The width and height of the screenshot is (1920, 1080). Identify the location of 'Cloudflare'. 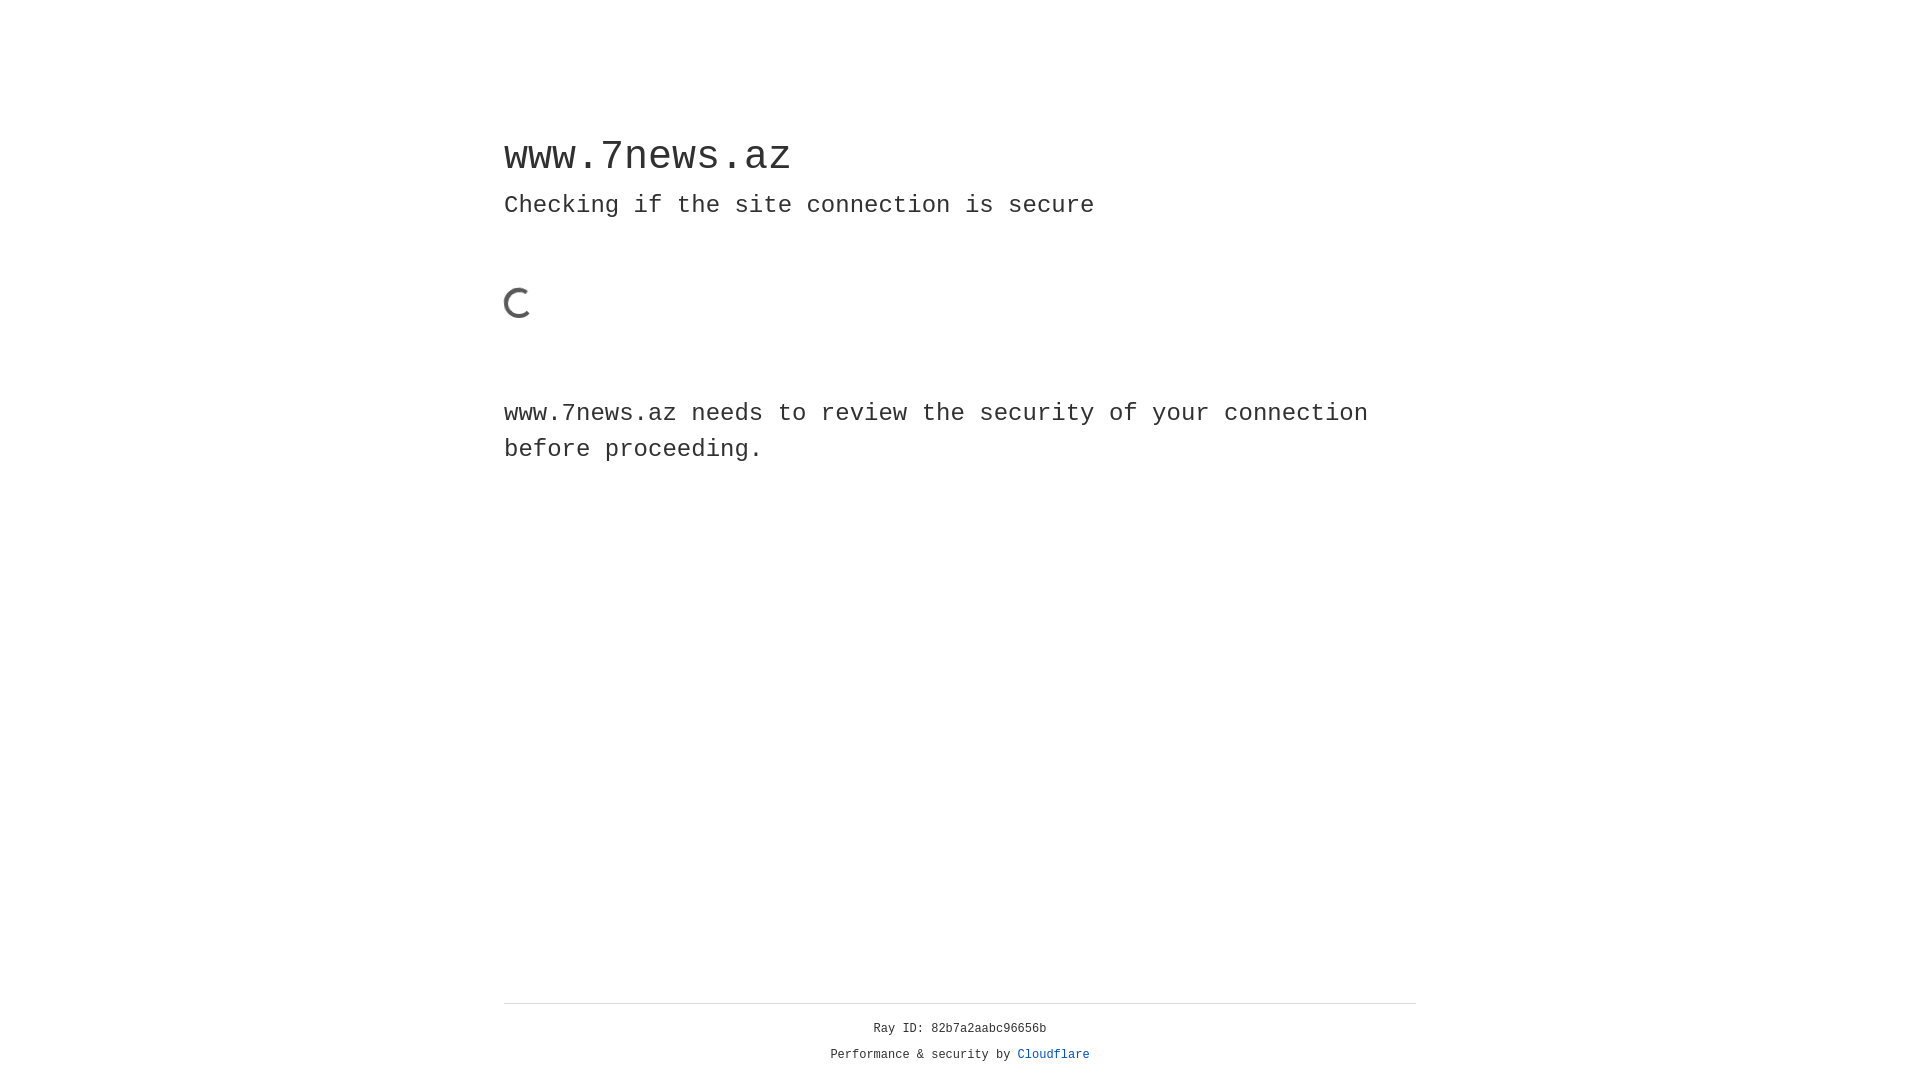
(1053, 1054).